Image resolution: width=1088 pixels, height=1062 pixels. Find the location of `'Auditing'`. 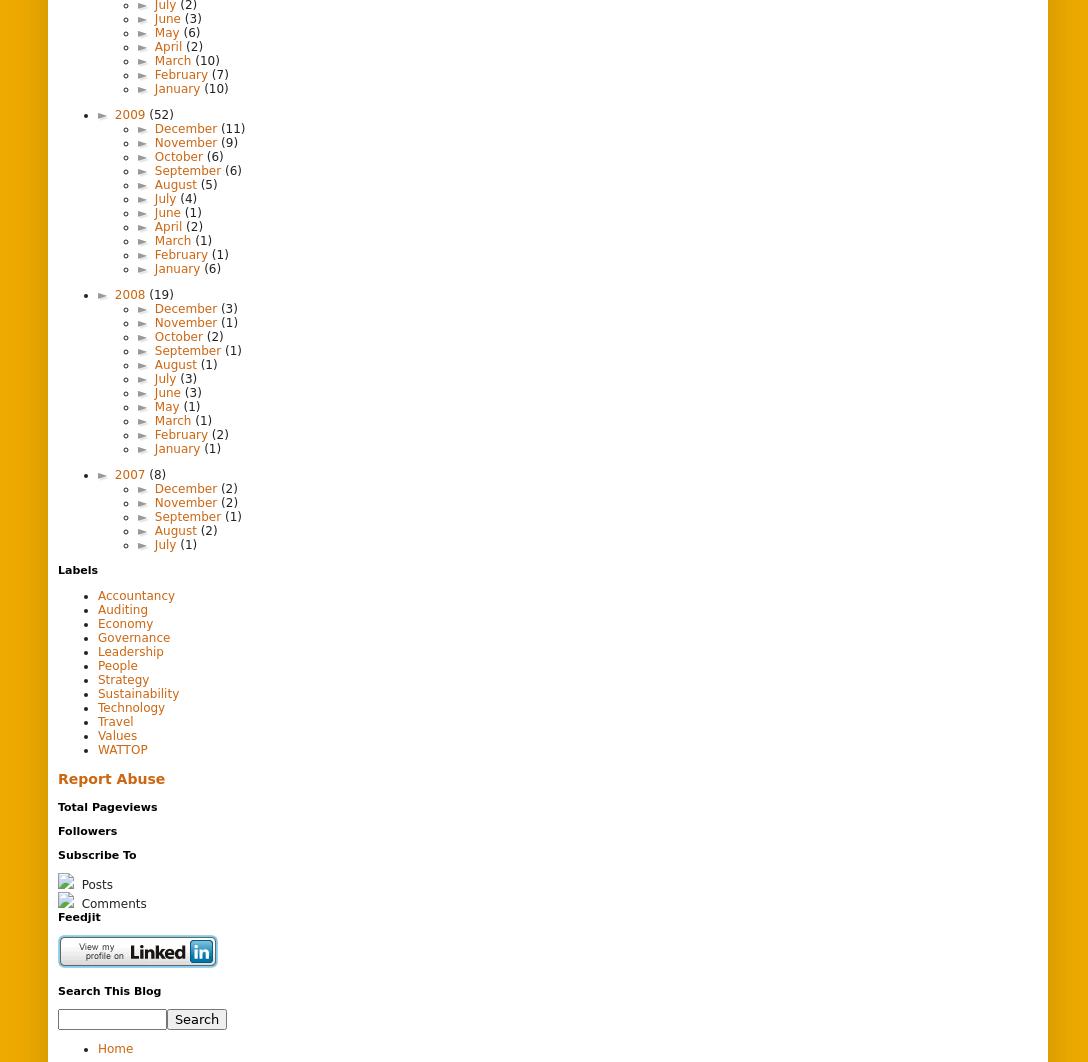

'Auditing' is located at coordinates (123, 608).